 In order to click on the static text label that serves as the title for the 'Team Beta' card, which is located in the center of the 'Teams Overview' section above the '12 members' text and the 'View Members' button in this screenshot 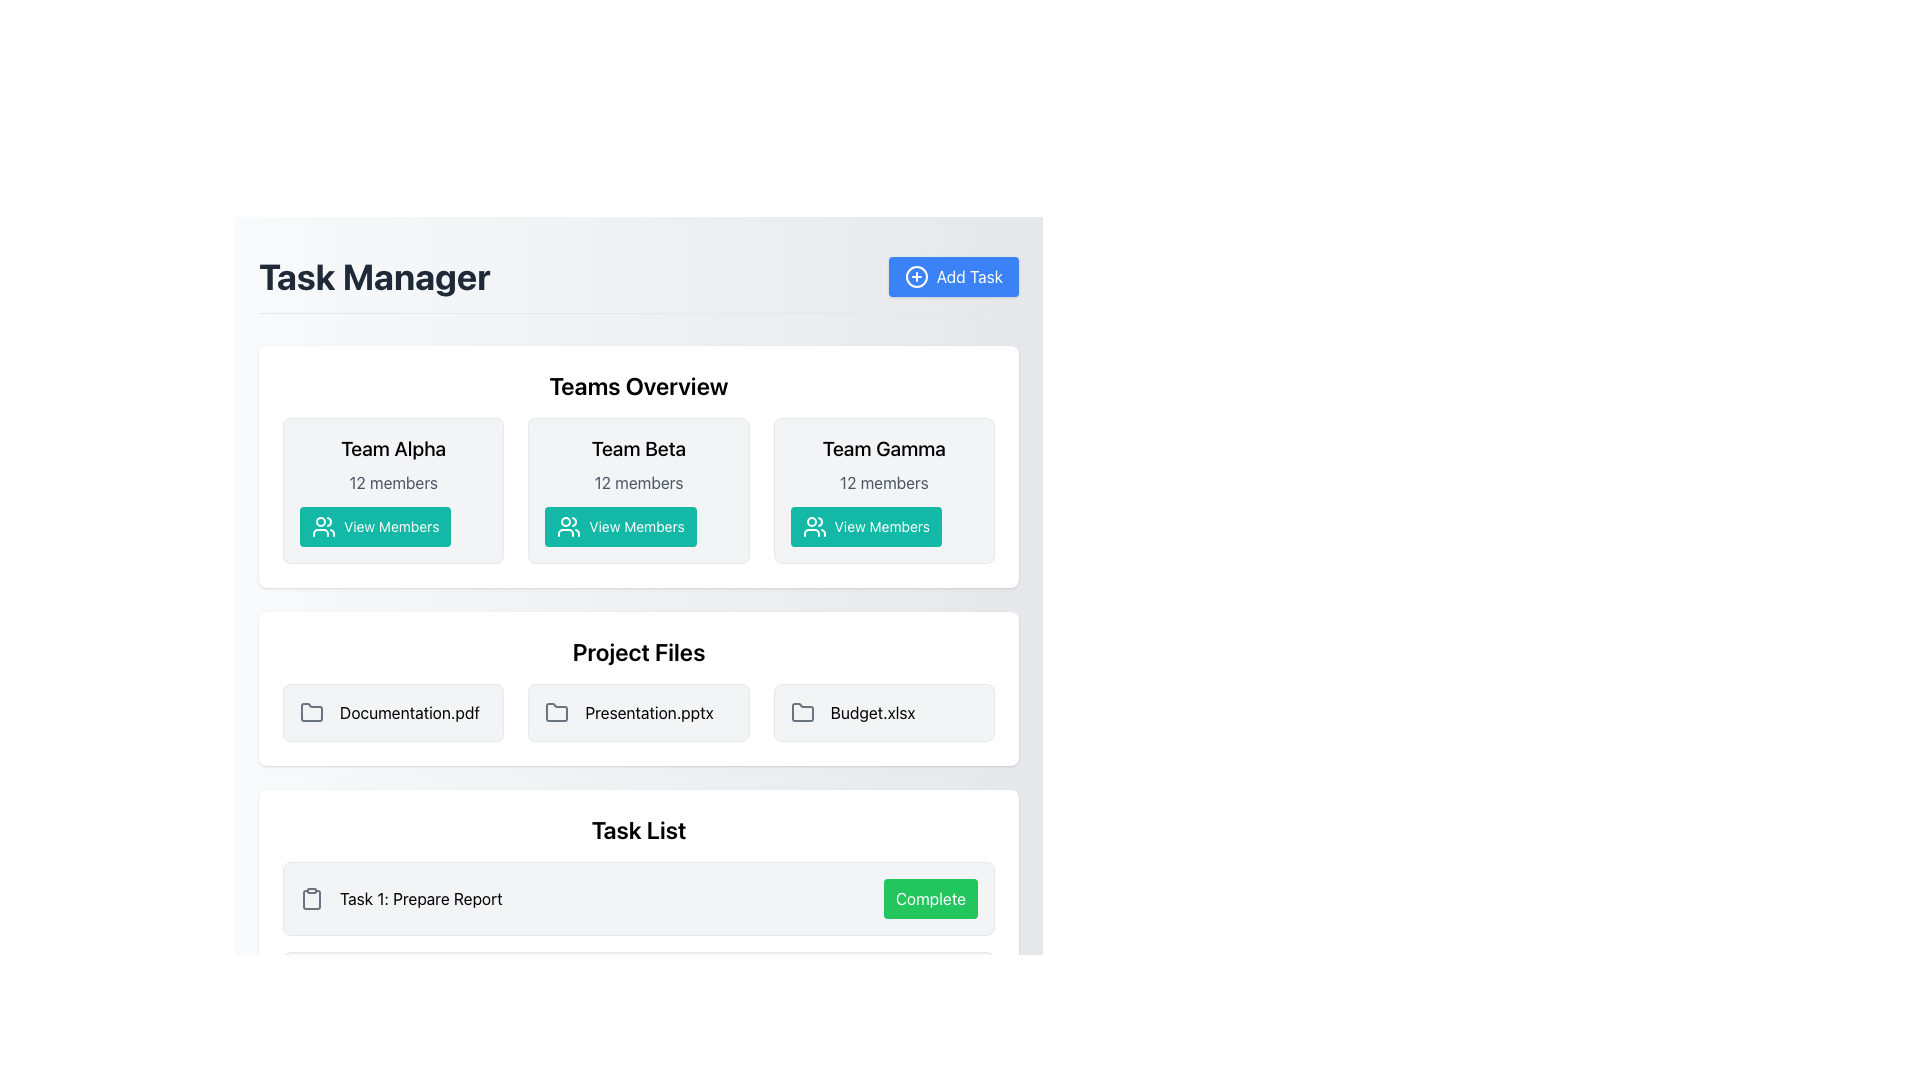, I will do `click(637, 447)`.